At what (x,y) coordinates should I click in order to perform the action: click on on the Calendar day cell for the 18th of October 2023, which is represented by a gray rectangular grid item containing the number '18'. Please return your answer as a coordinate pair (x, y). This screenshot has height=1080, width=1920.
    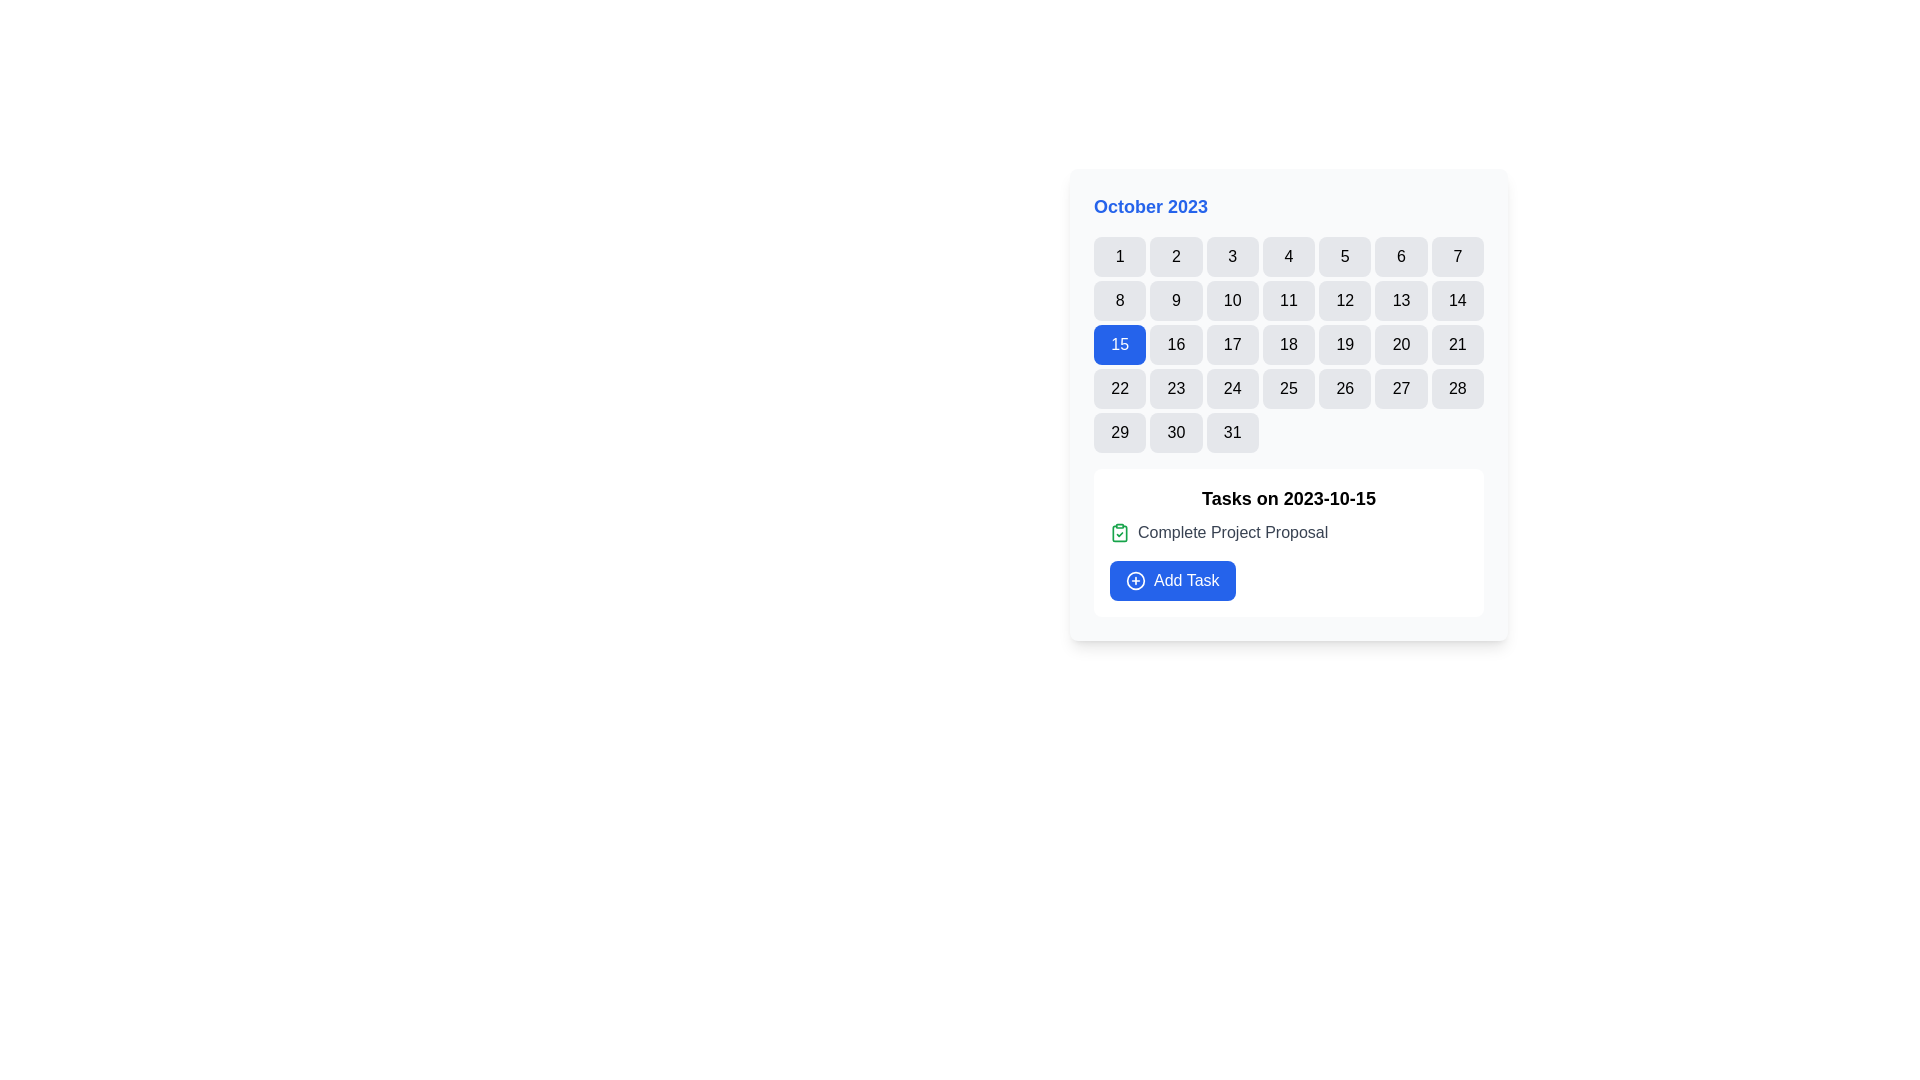
    Looking at the image, I should click on (1289, 343).